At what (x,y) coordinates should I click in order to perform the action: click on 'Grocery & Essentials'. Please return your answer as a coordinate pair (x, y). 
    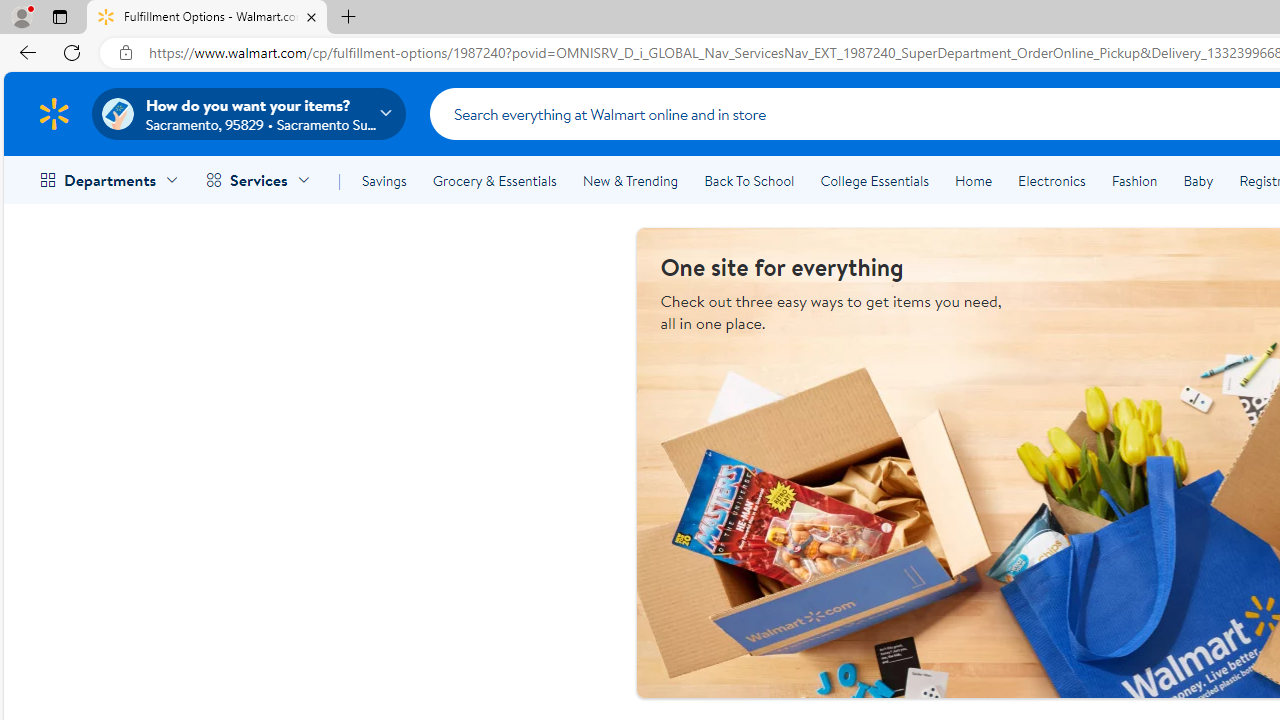
    Looking at the image, I should click on (494, 181).